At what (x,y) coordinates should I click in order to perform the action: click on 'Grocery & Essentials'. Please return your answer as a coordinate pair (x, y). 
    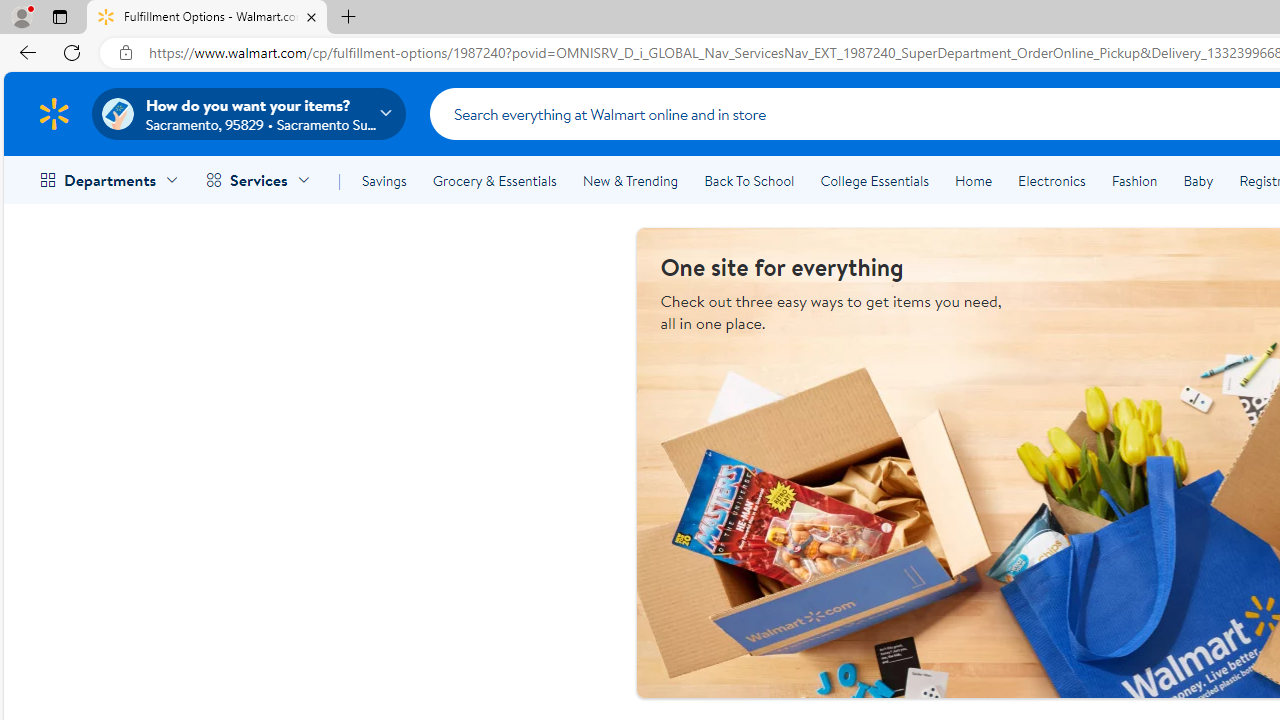
    Looking at the image, I should click on (494, 181).